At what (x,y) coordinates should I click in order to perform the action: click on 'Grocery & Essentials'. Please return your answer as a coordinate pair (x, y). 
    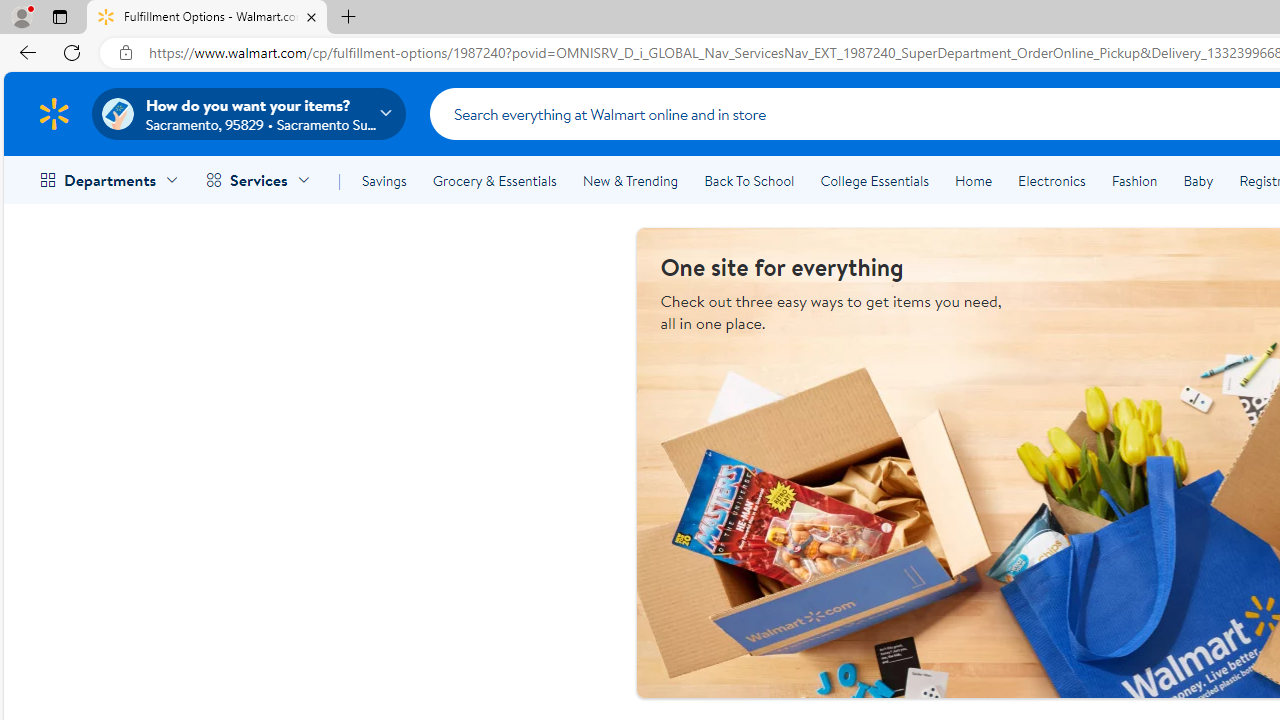
    Looking at the image, I should click on (494, 181).